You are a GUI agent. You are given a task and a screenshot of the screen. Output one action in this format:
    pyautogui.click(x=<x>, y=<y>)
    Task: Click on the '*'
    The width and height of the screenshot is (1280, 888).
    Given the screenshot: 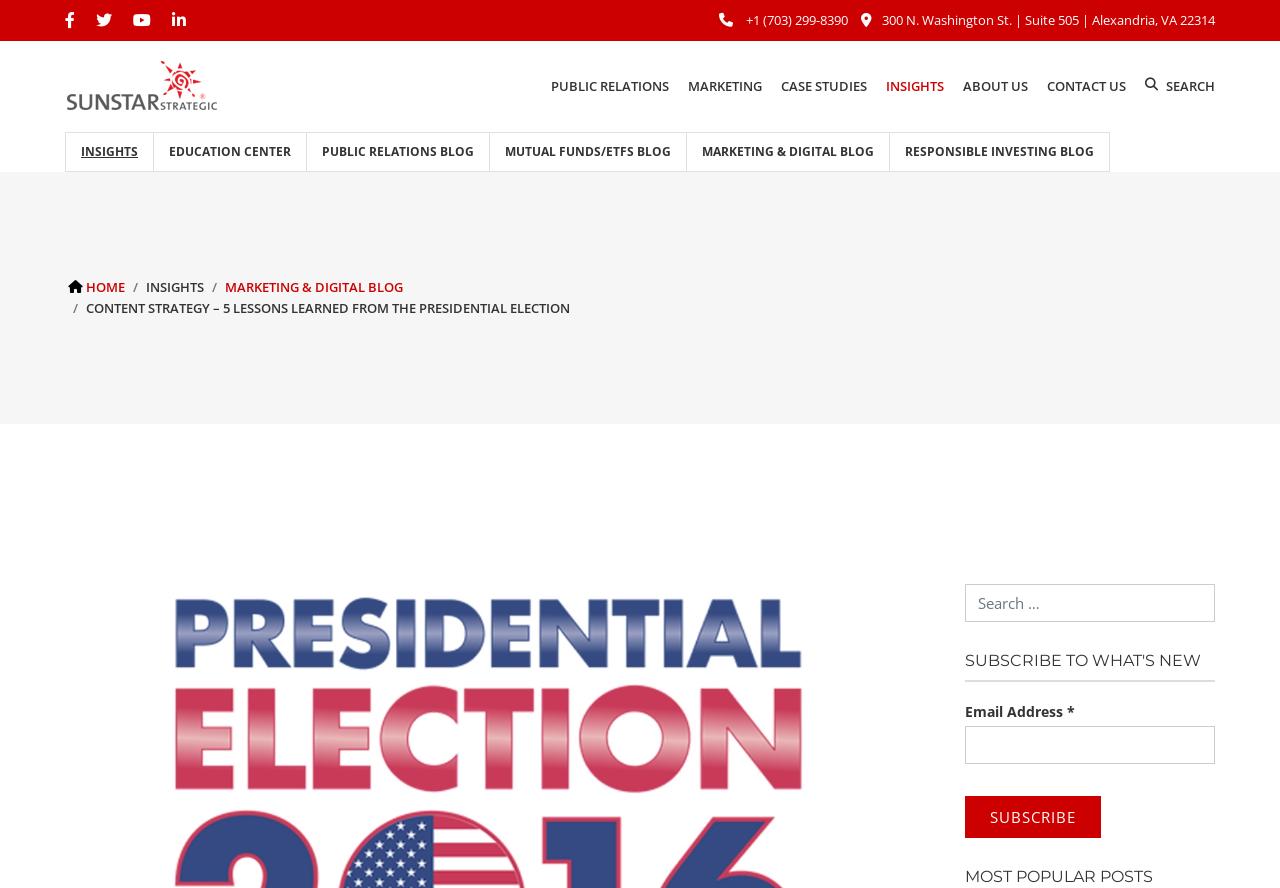 What is the action you would take?
    pyautogui.click(x=1069, y=710)
    